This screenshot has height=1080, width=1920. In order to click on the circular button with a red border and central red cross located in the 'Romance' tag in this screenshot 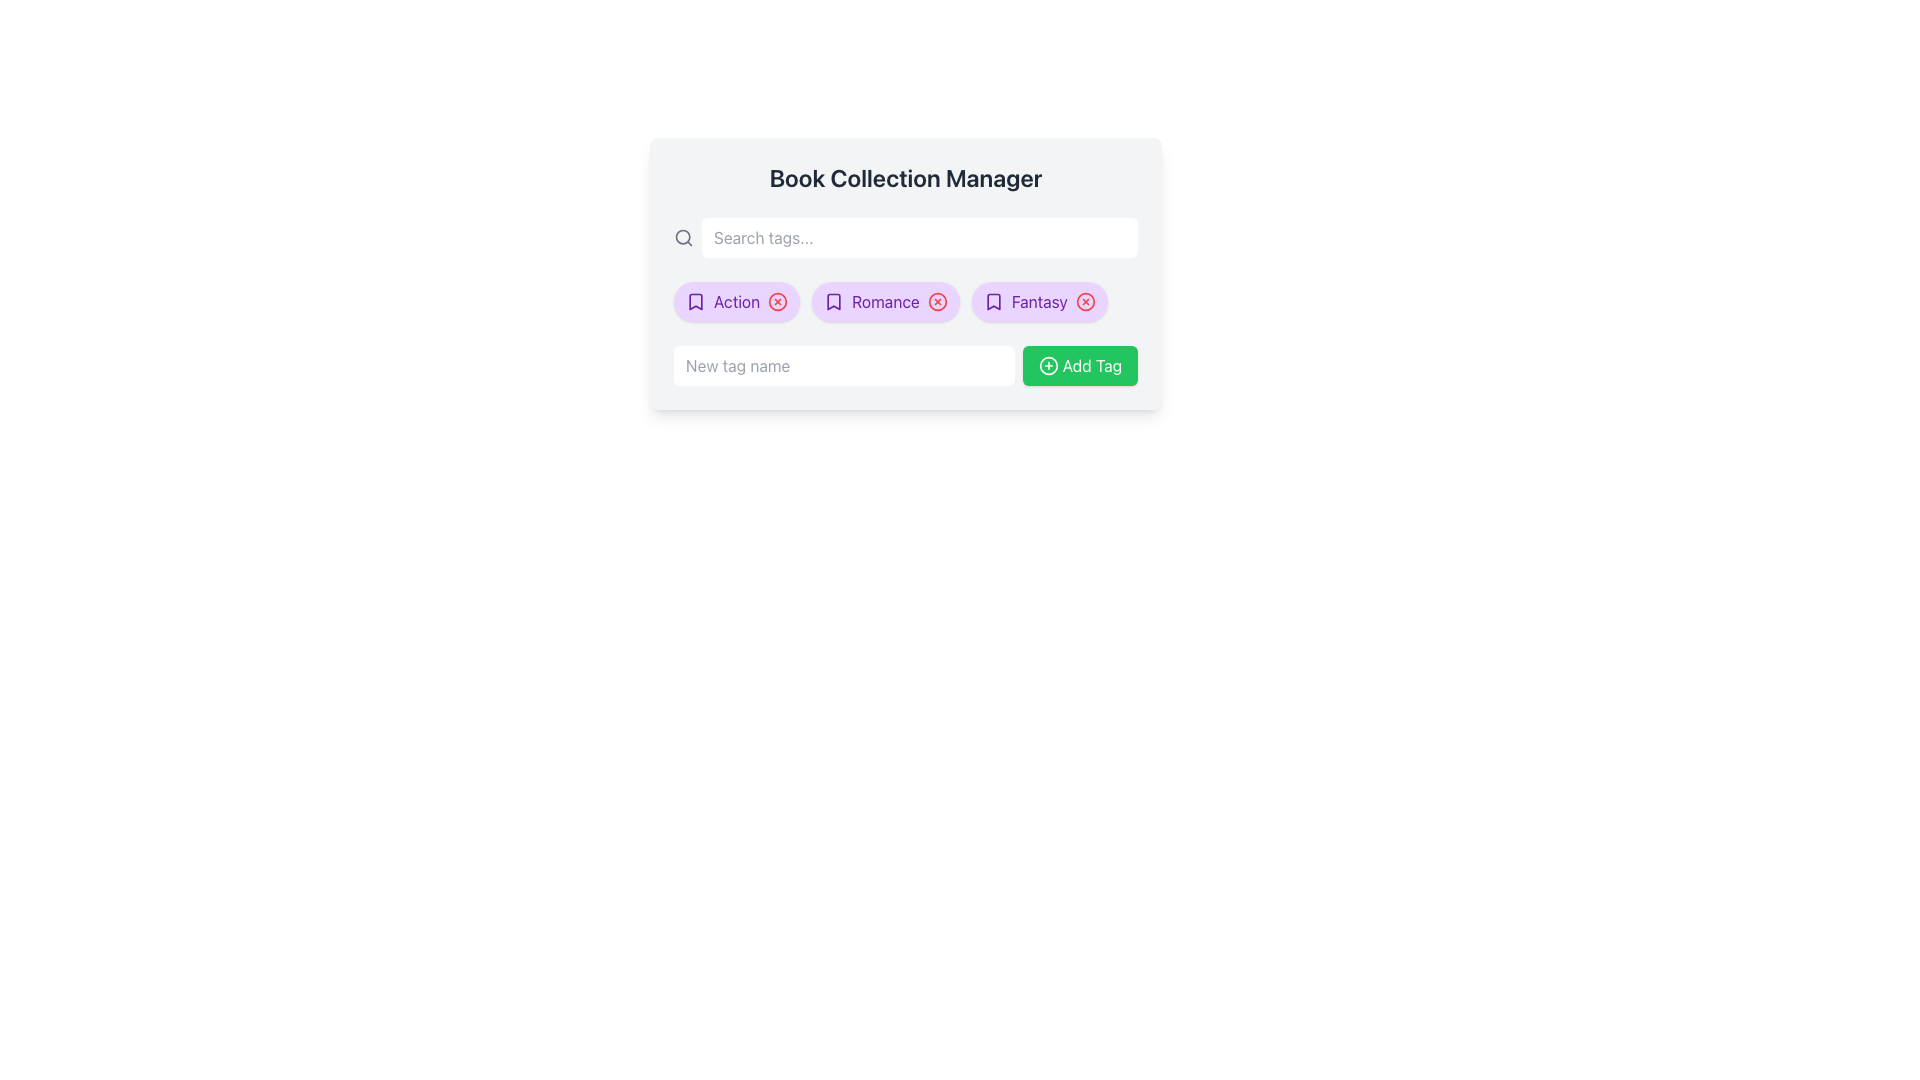, I will do `click(936, 301)`.